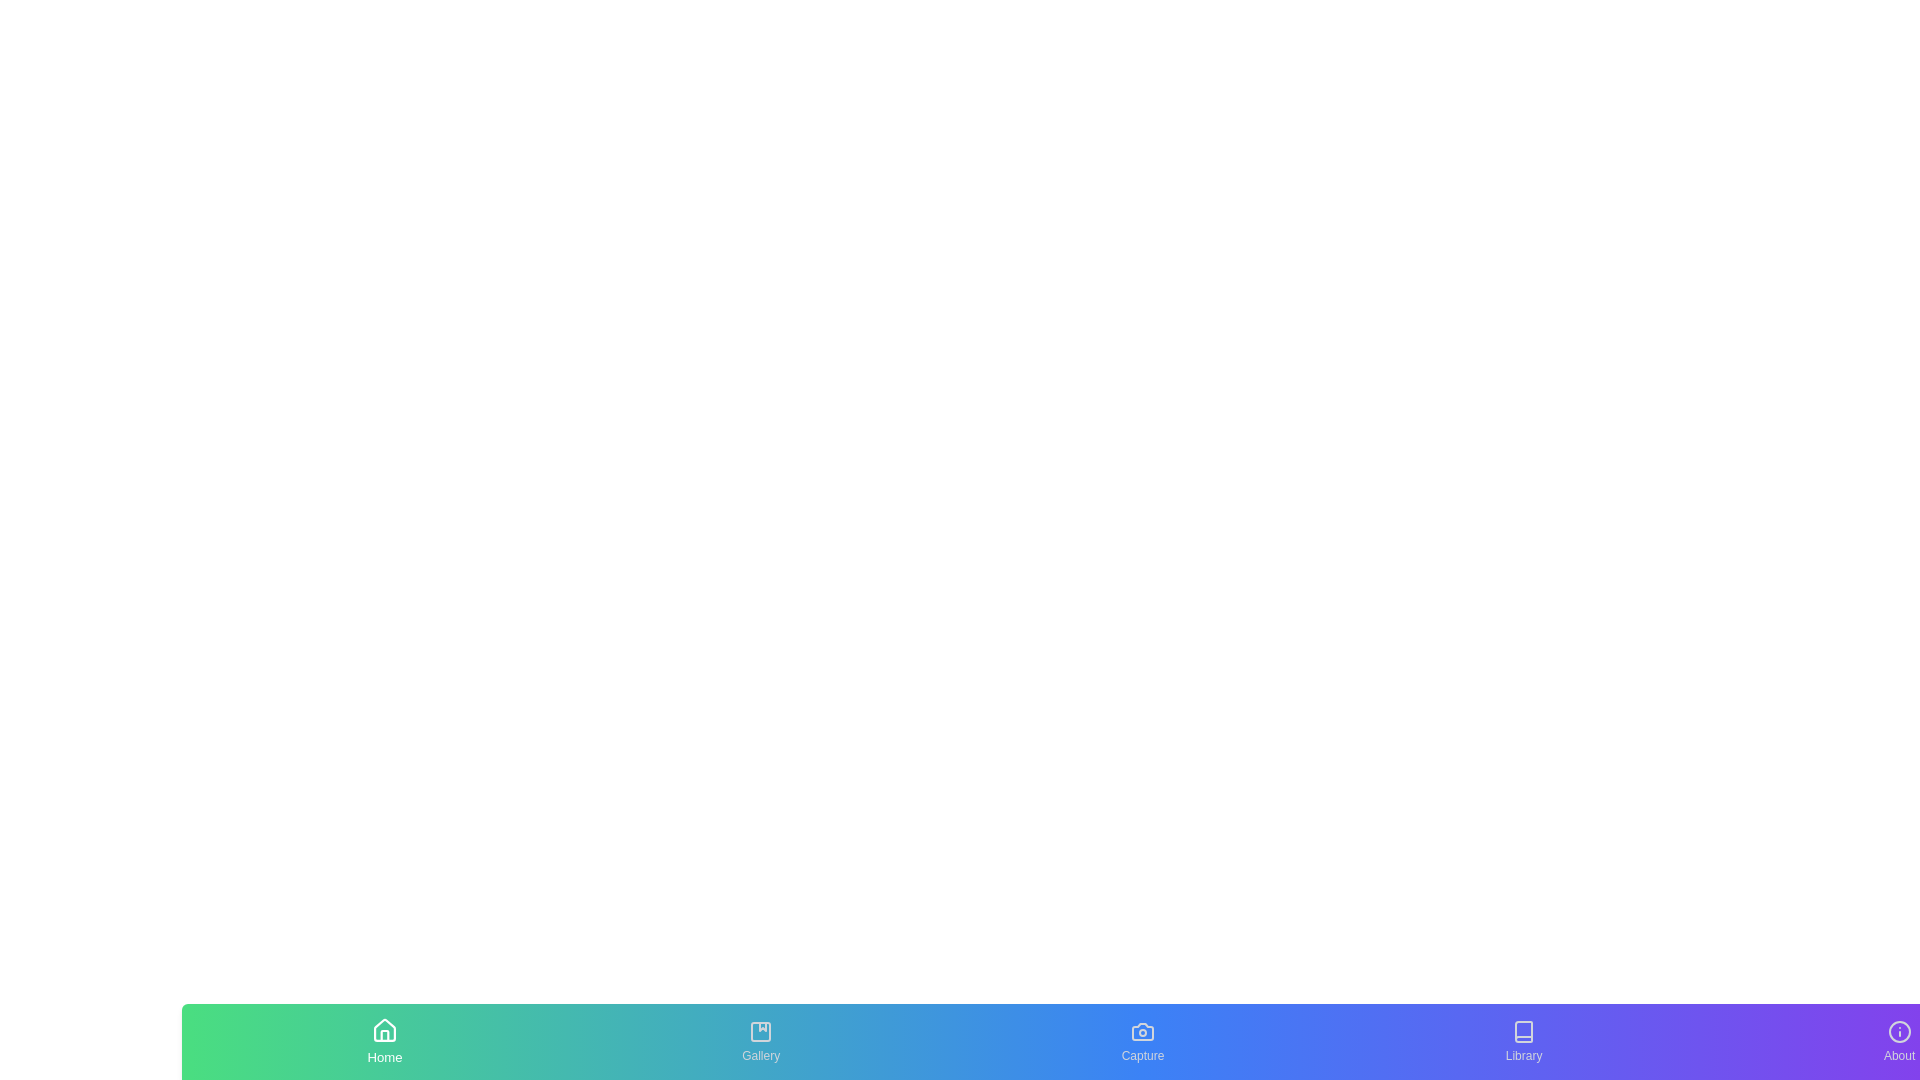 Image resolution: width=1920 pixels, height=1080 pixels. I want to click on the About tab, so click(1898, 1040).